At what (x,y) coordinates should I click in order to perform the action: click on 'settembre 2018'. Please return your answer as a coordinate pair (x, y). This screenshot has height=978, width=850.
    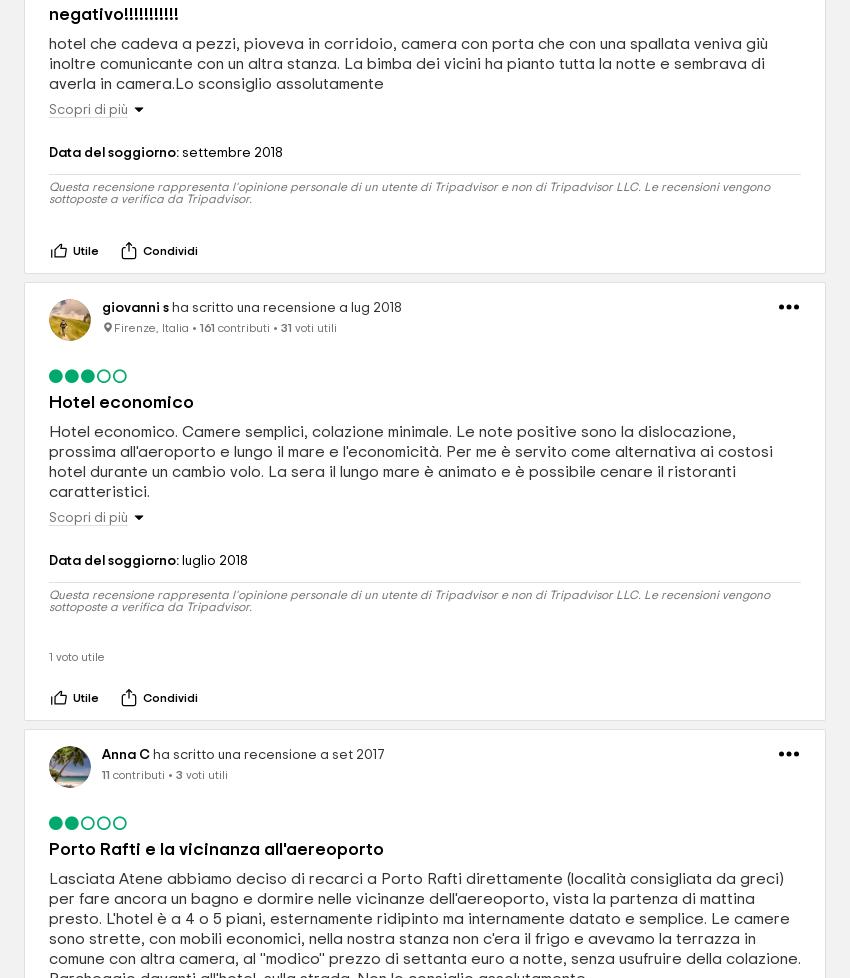
    Looking at the image, I should click on (231, 152).